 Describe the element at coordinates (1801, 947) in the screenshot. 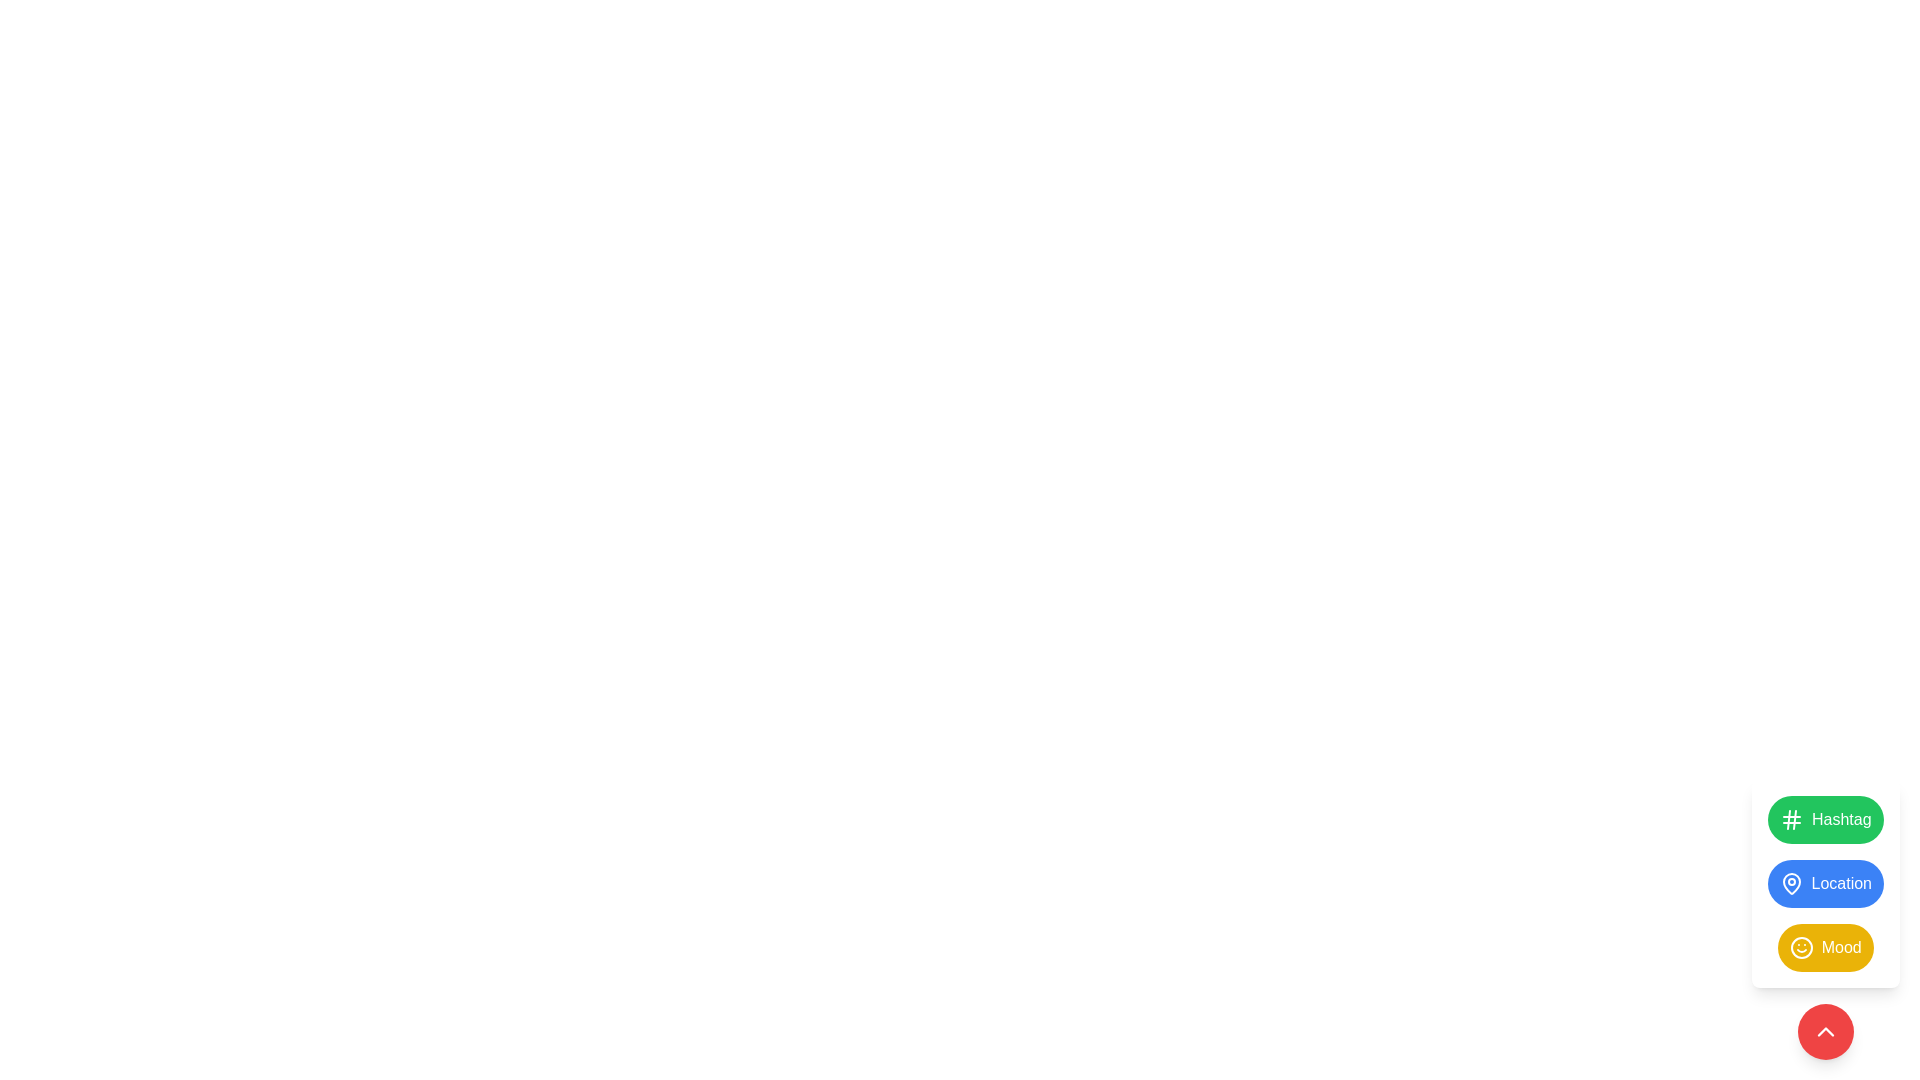

I see `the design of the mood icon located to the left of the 'Mood' button, which is the third button in a vertical stack` at that location.